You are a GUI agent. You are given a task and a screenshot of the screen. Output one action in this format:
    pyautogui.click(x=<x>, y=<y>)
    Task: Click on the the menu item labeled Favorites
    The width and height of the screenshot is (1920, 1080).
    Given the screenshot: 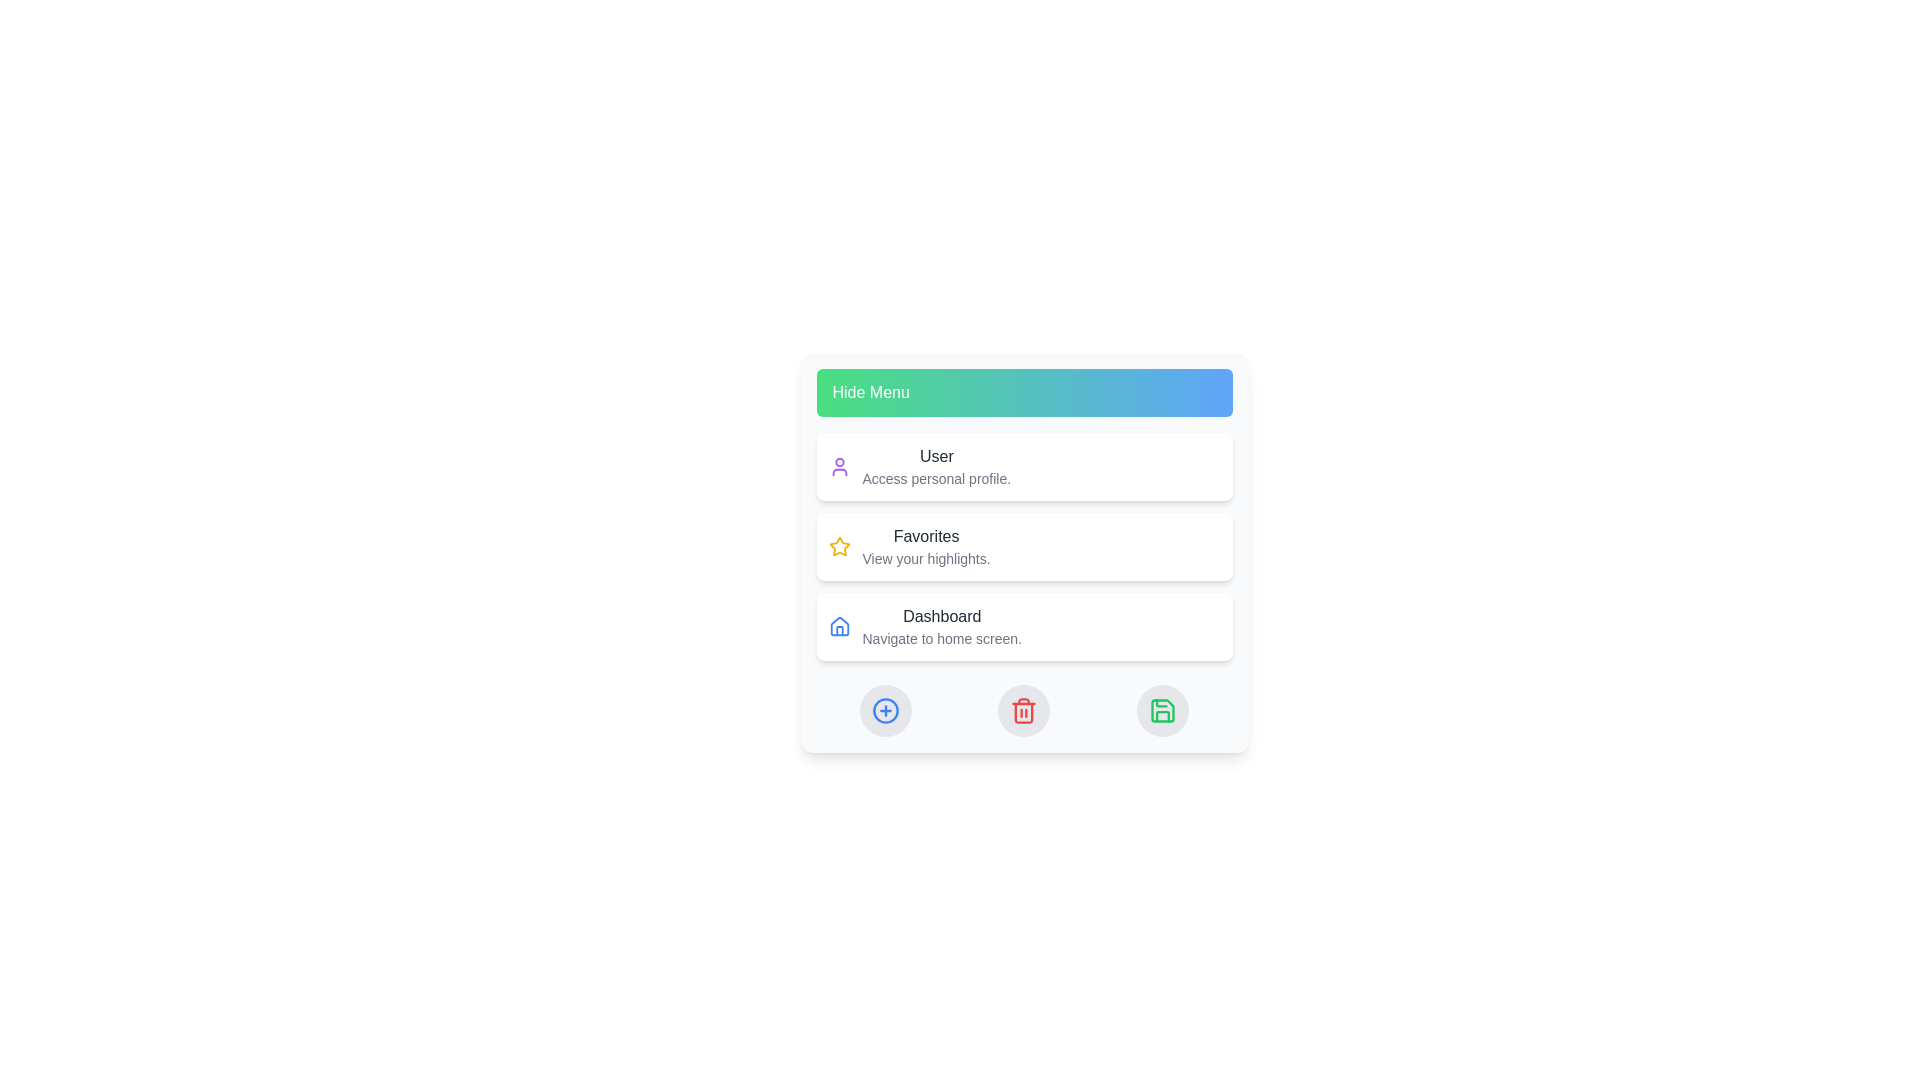 What is the action you would take?
    pyautogui.click(x=1024, y=547)
    